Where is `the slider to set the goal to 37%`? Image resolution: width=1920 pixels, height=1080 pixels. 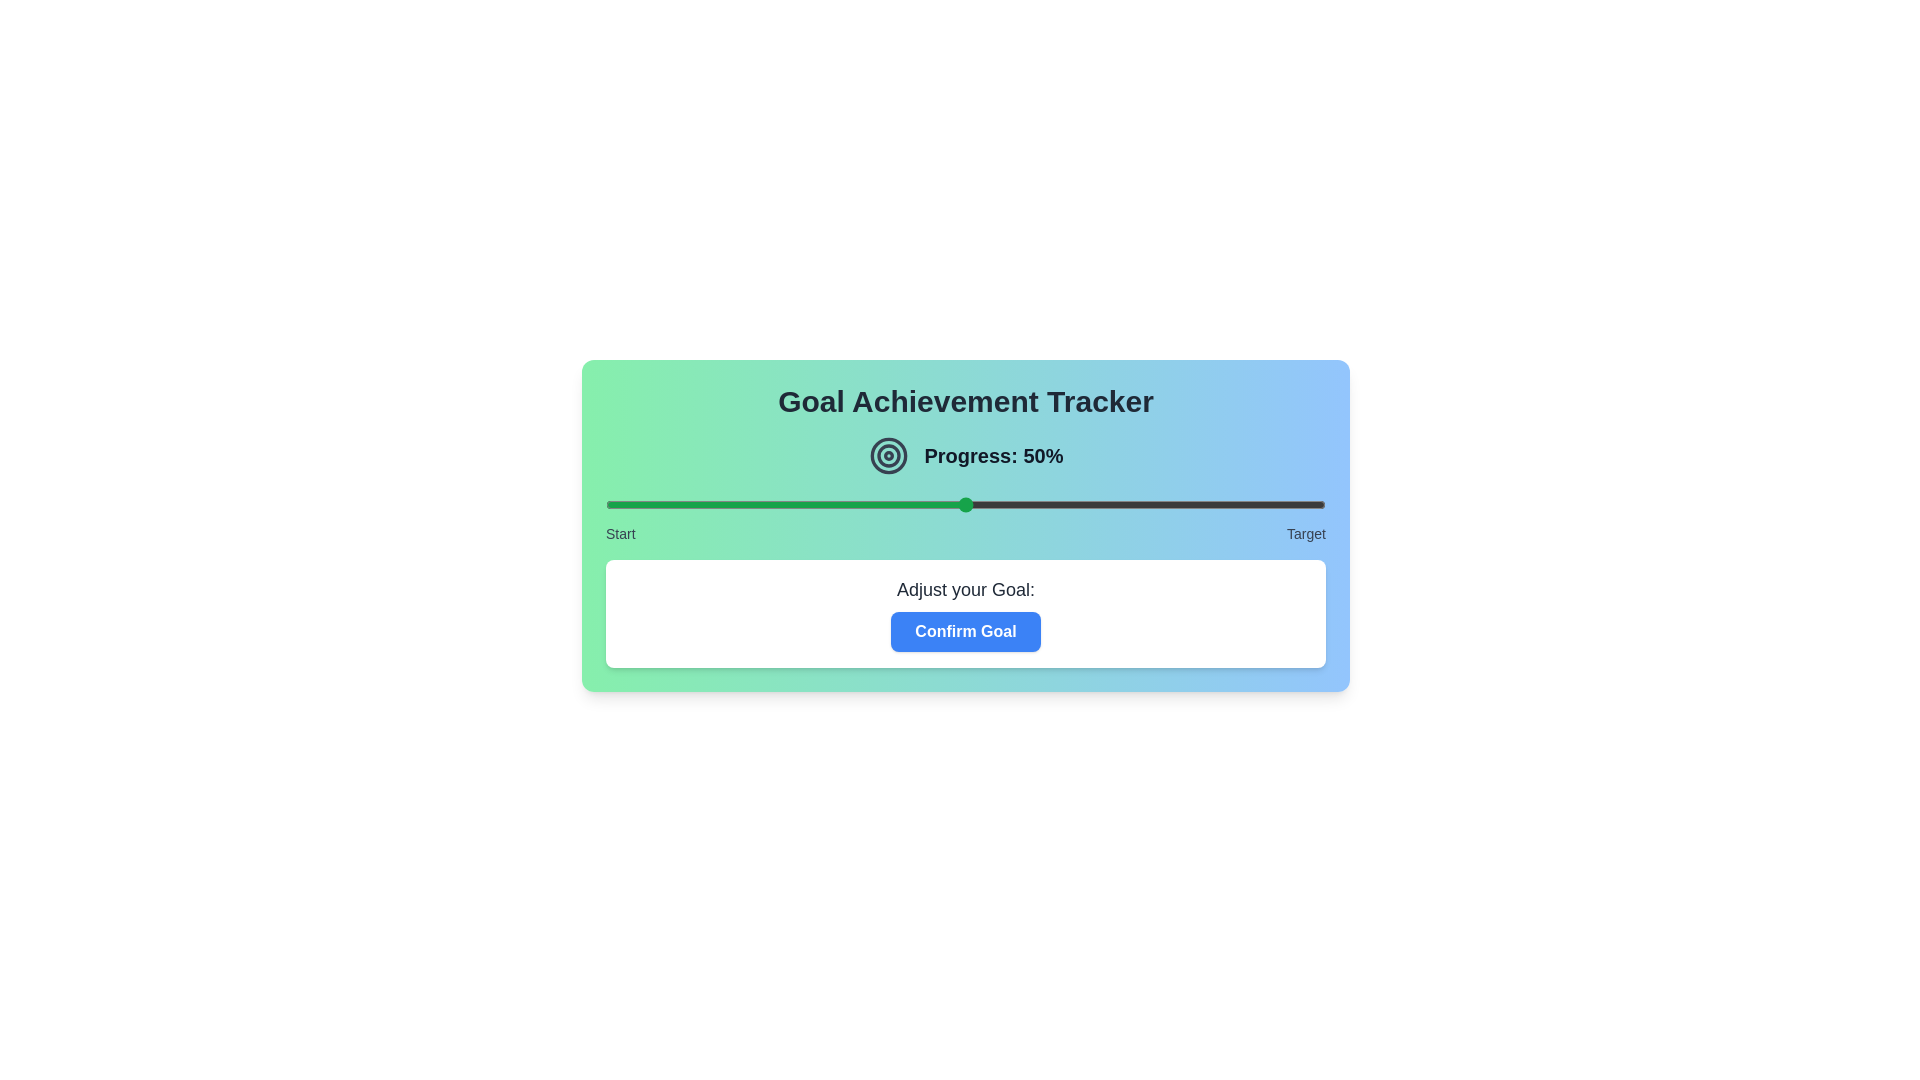 the slider to set the goal to 37% is located at coordinates (872, 504).